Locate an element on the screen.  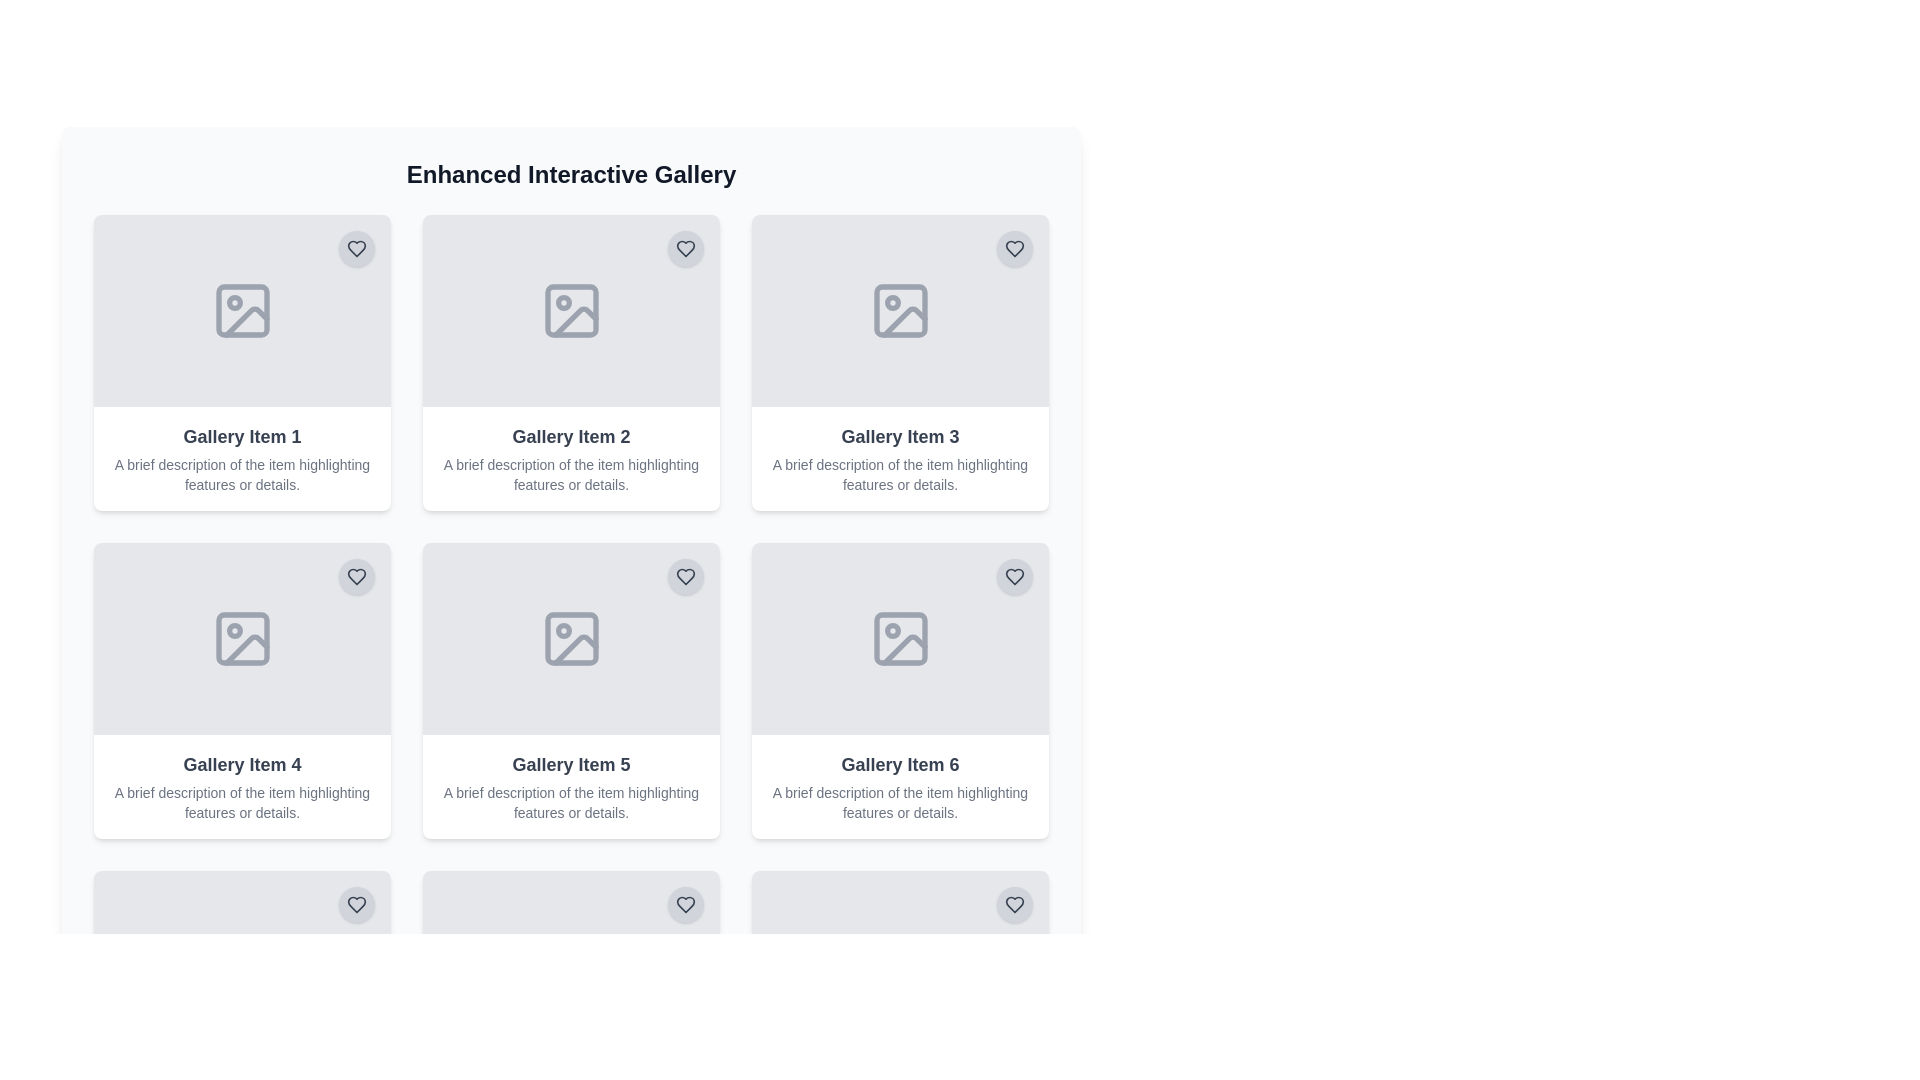
the 'favorite' or 'like' button for 'Gallery Item 1' is located at coordinates (356, 248).